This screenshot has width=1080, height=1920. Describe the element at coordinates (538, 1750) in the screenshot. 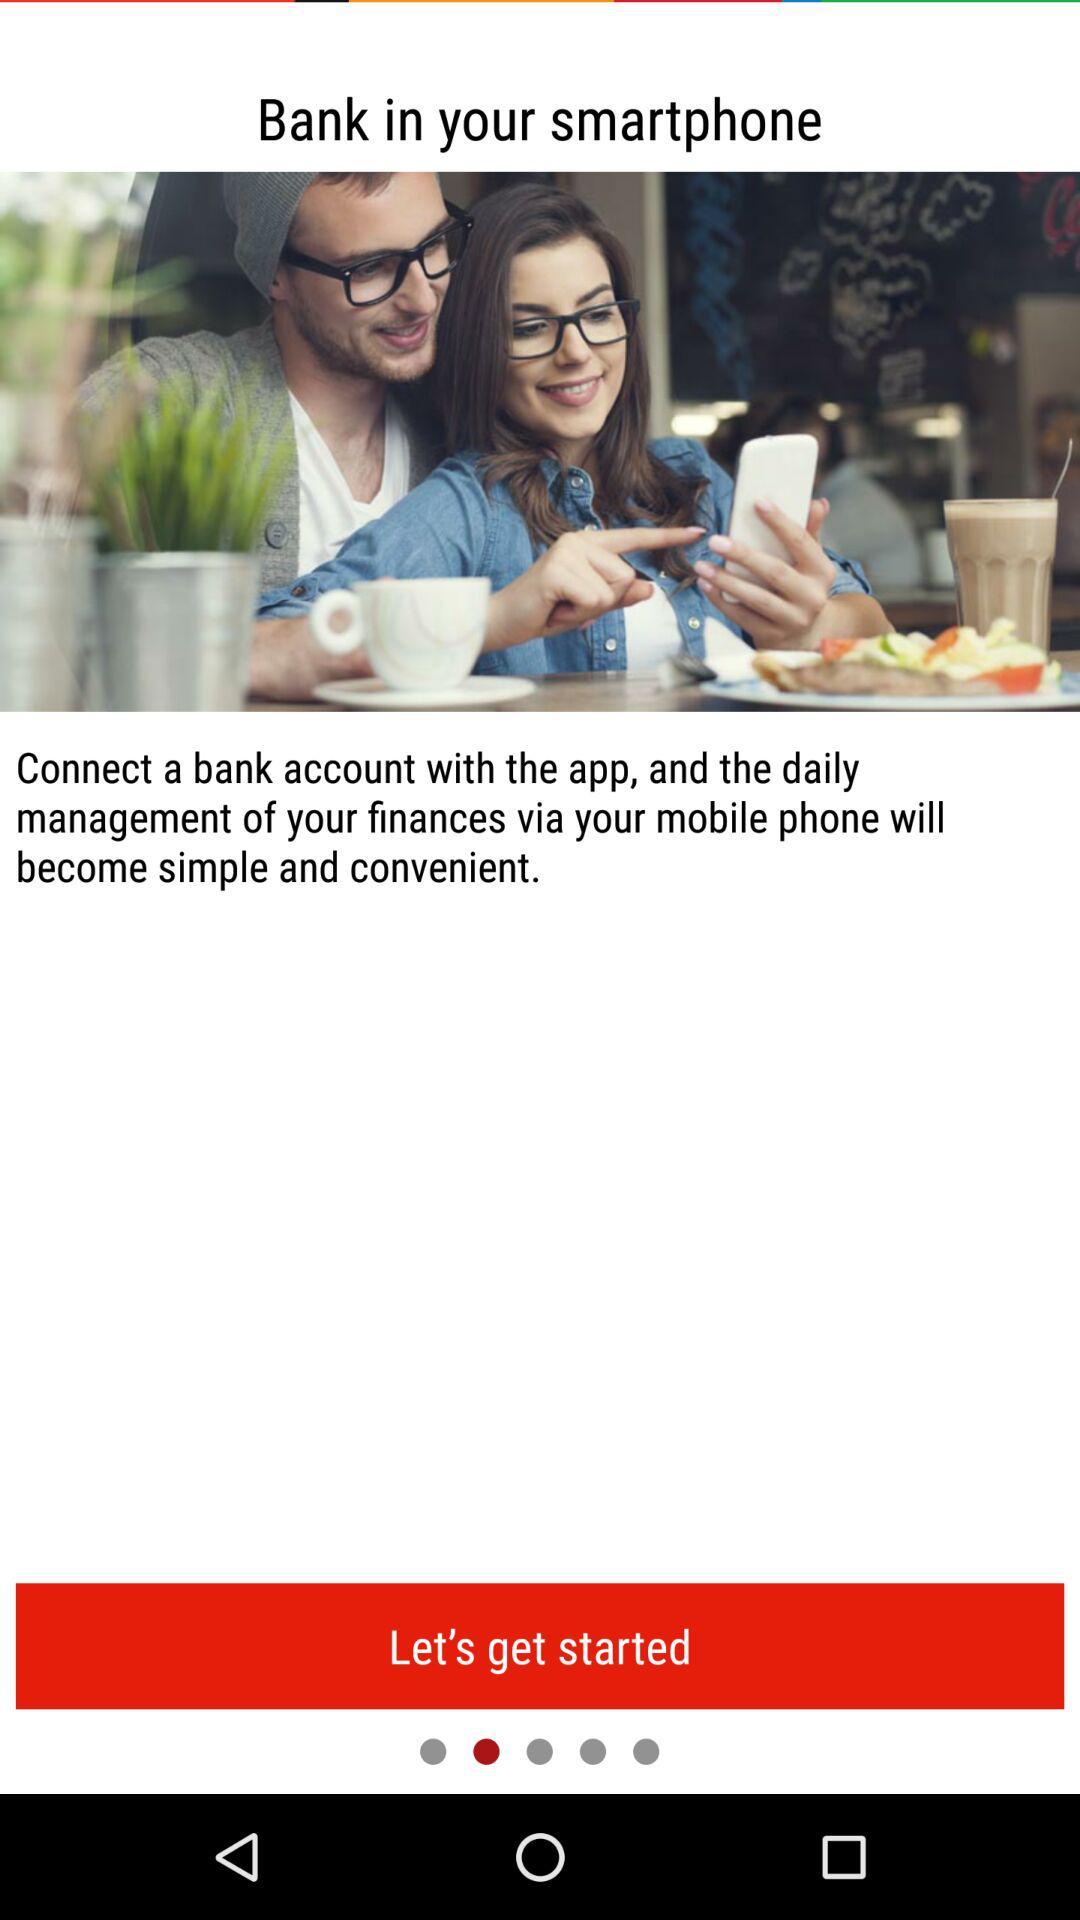

I see `switch page` at that location.